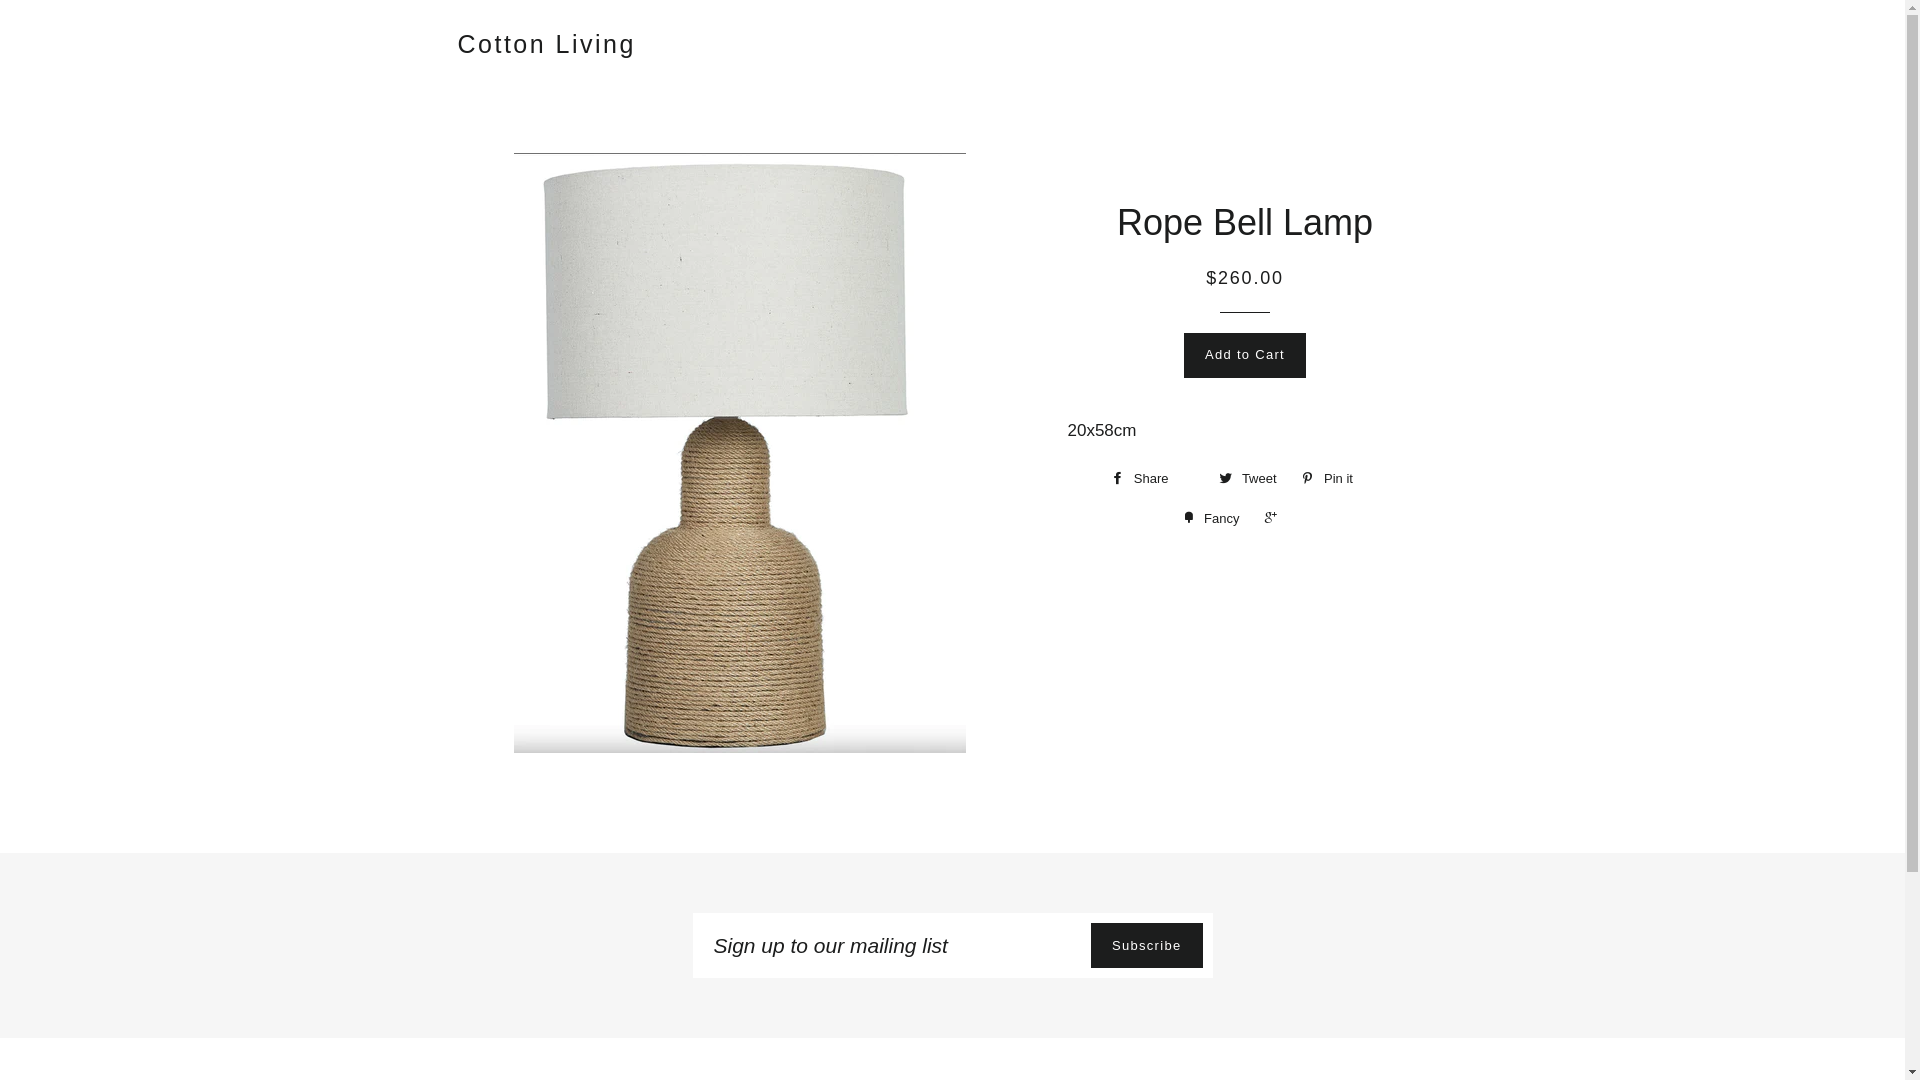  I want to click on 'Share', so click(1152, 478).